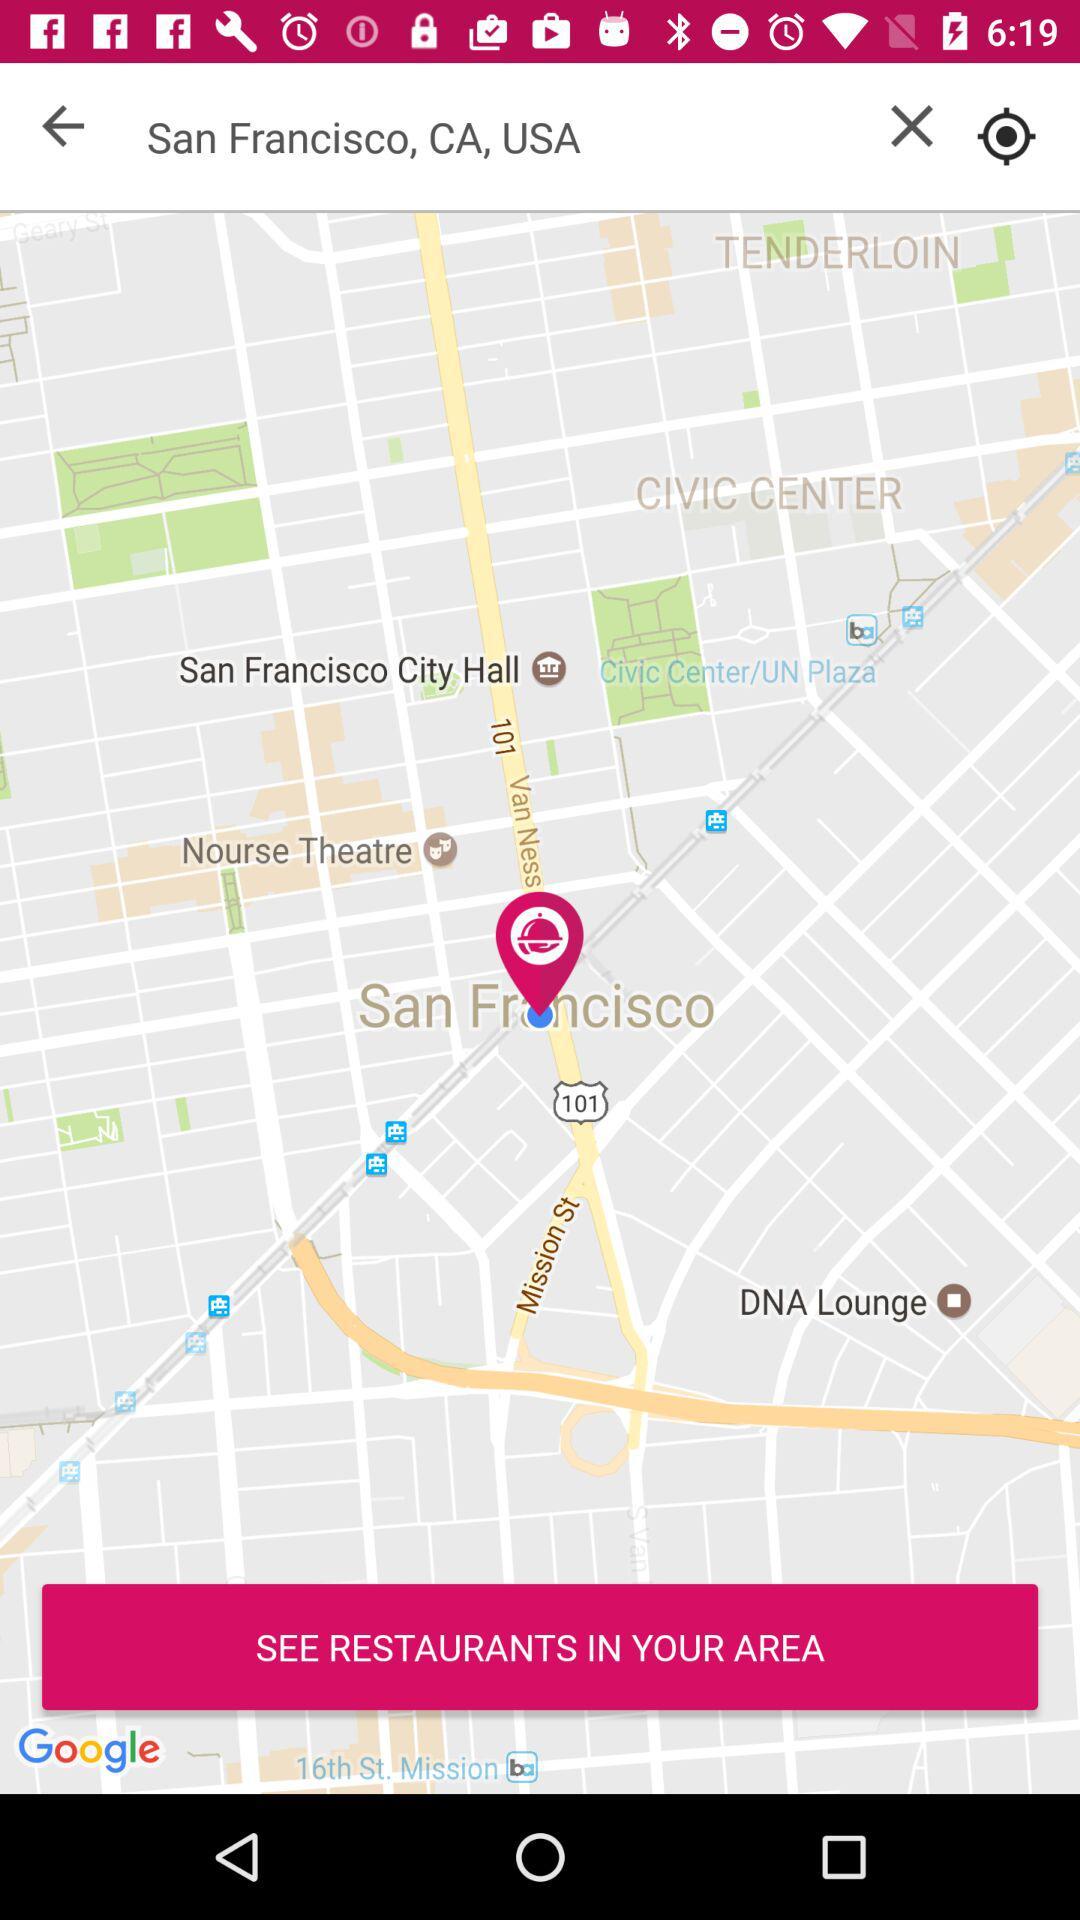  What do you see at coordinates (61, 124) in the screenshot?
I see `the arrow_backward icon` at bounding box center [61, 124].